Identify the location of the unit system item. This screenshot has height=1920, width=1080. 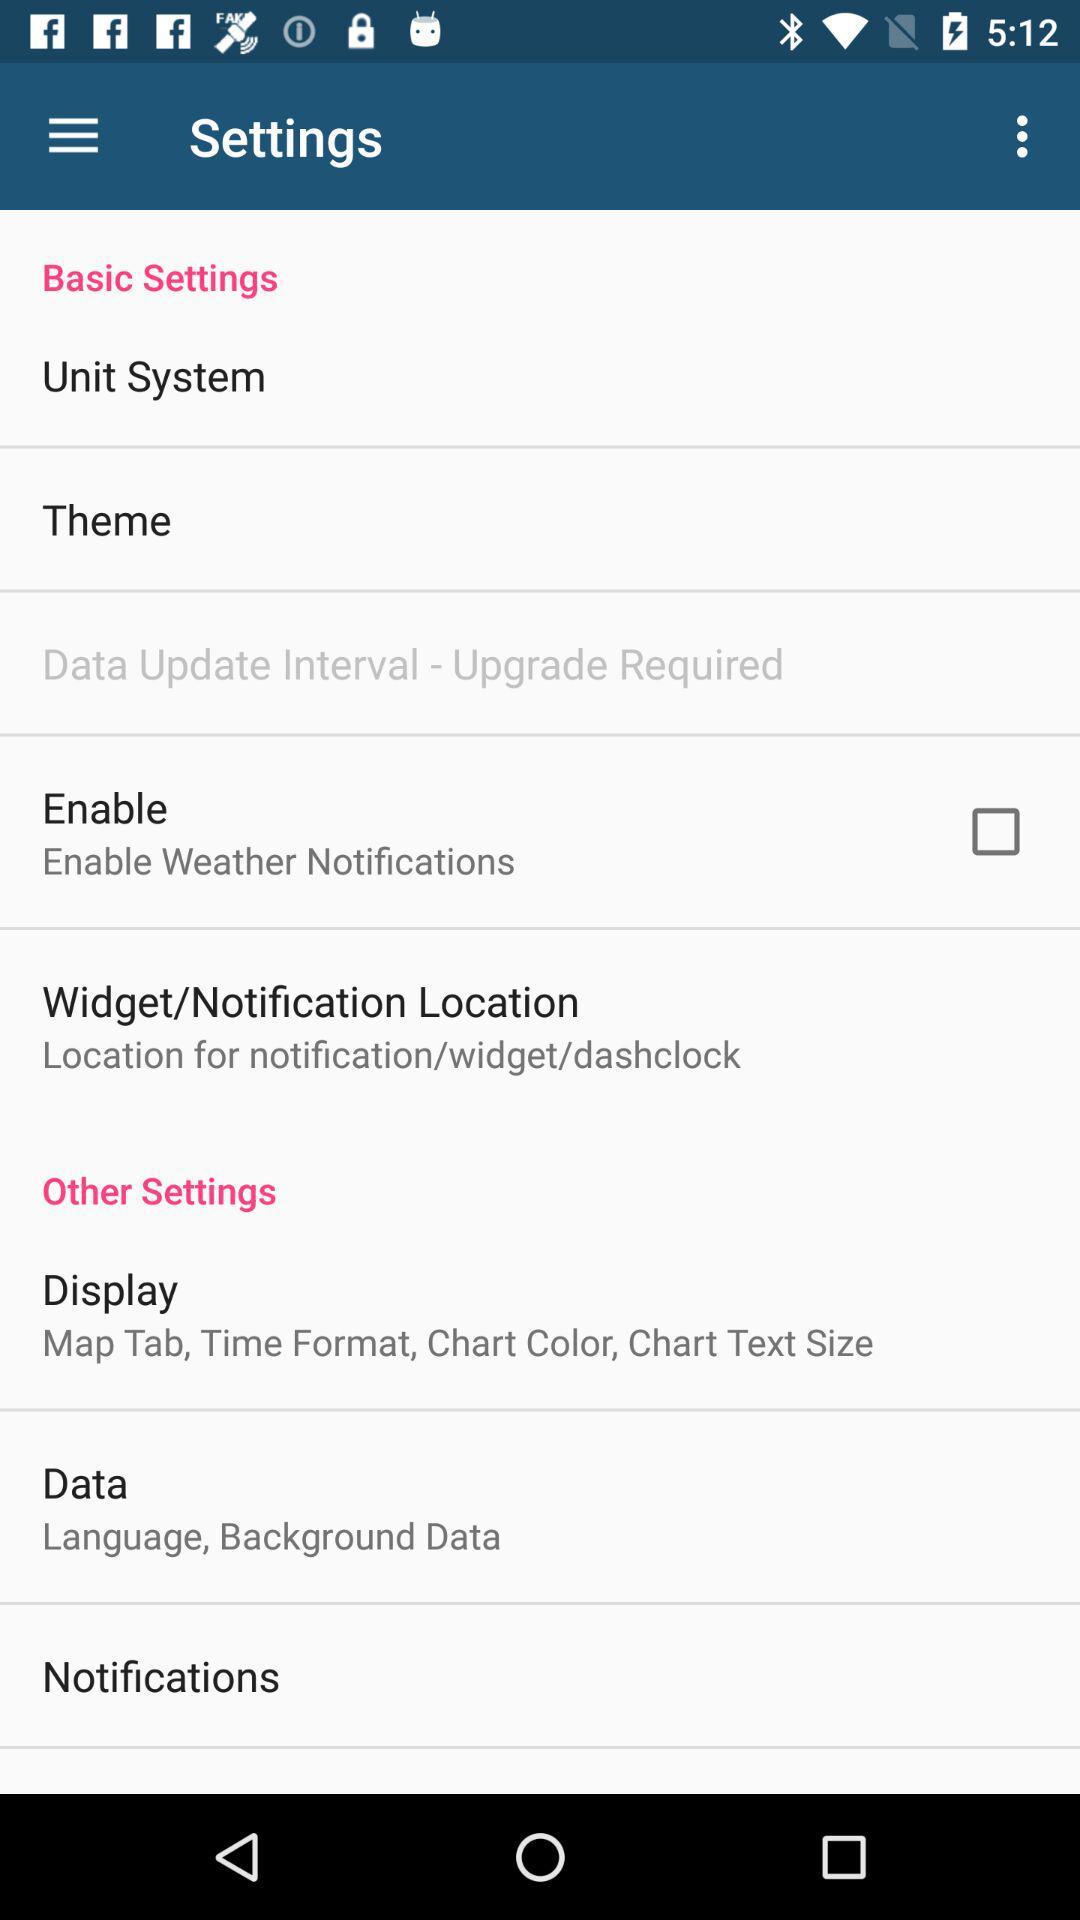
(153, 374).